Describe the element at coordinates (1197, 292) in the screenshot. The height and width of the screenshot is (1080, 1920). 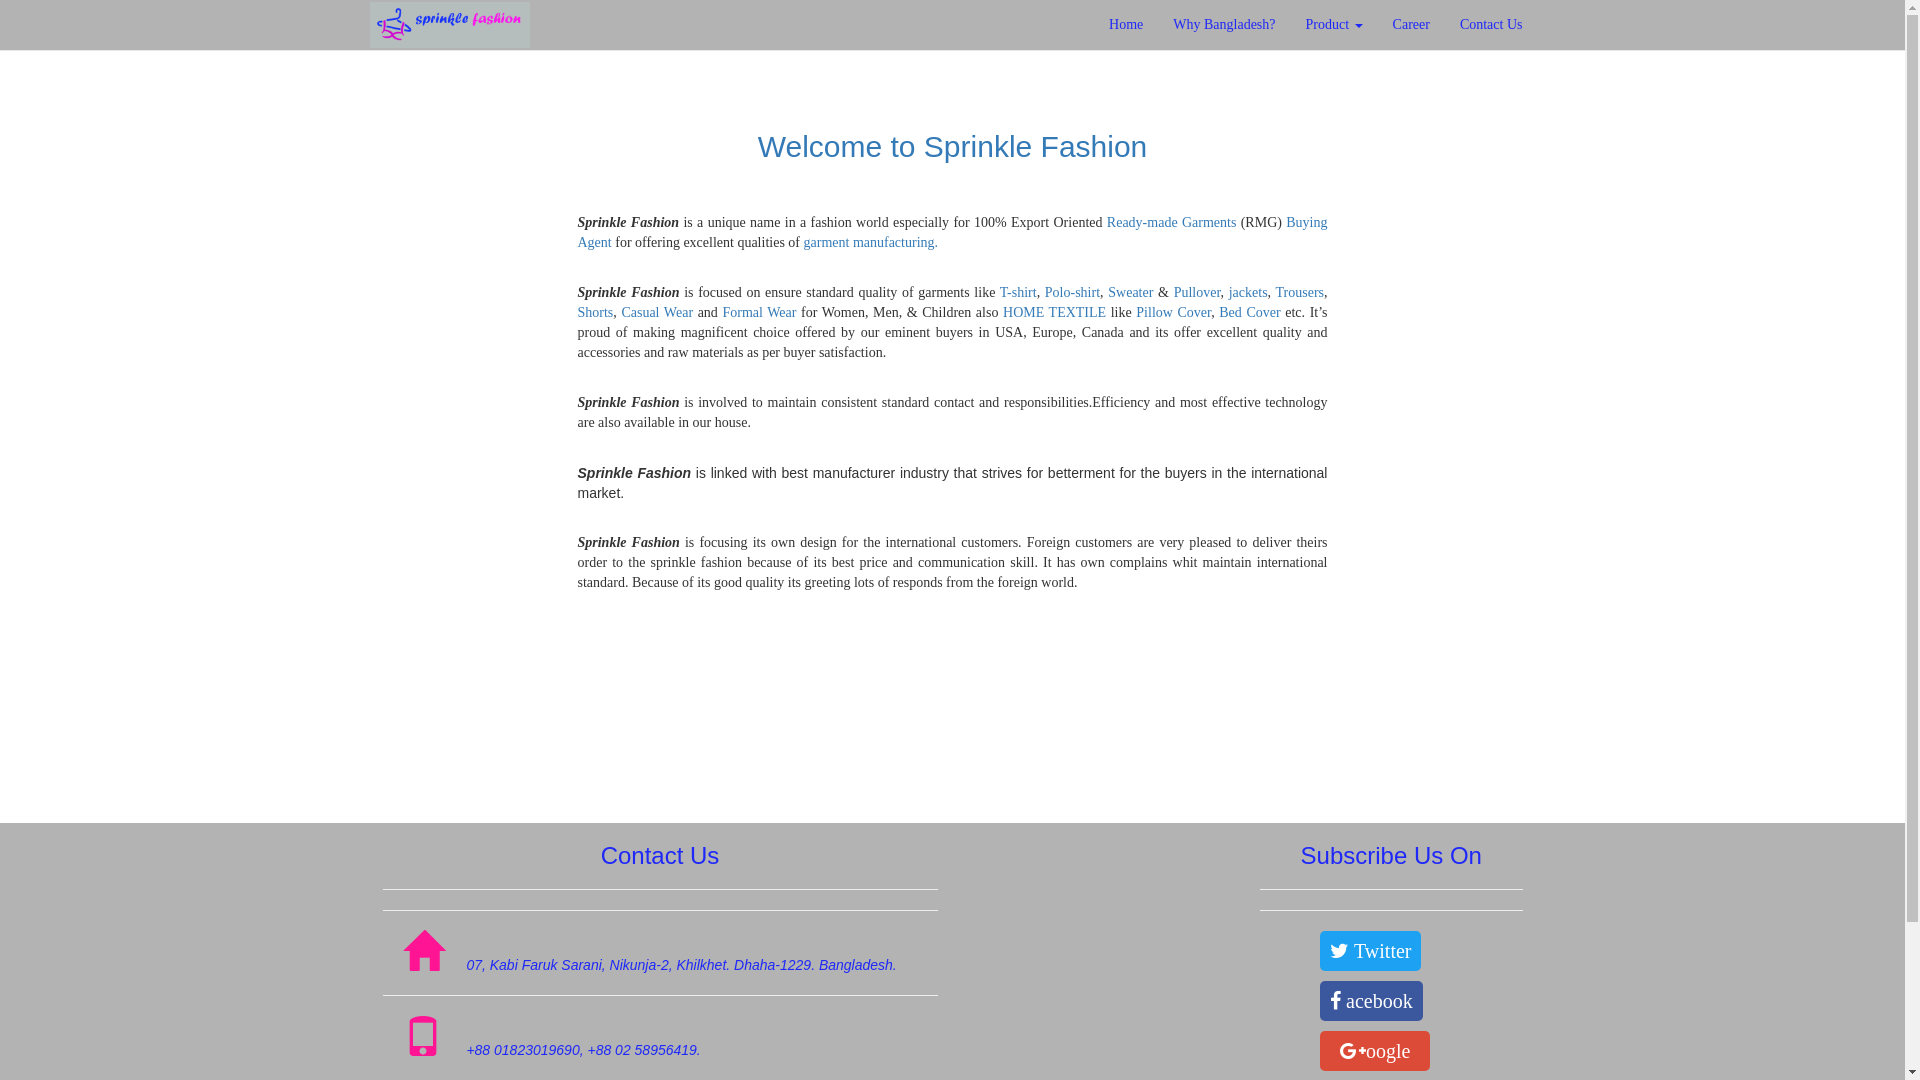
I see `'Pullover'` at that location.